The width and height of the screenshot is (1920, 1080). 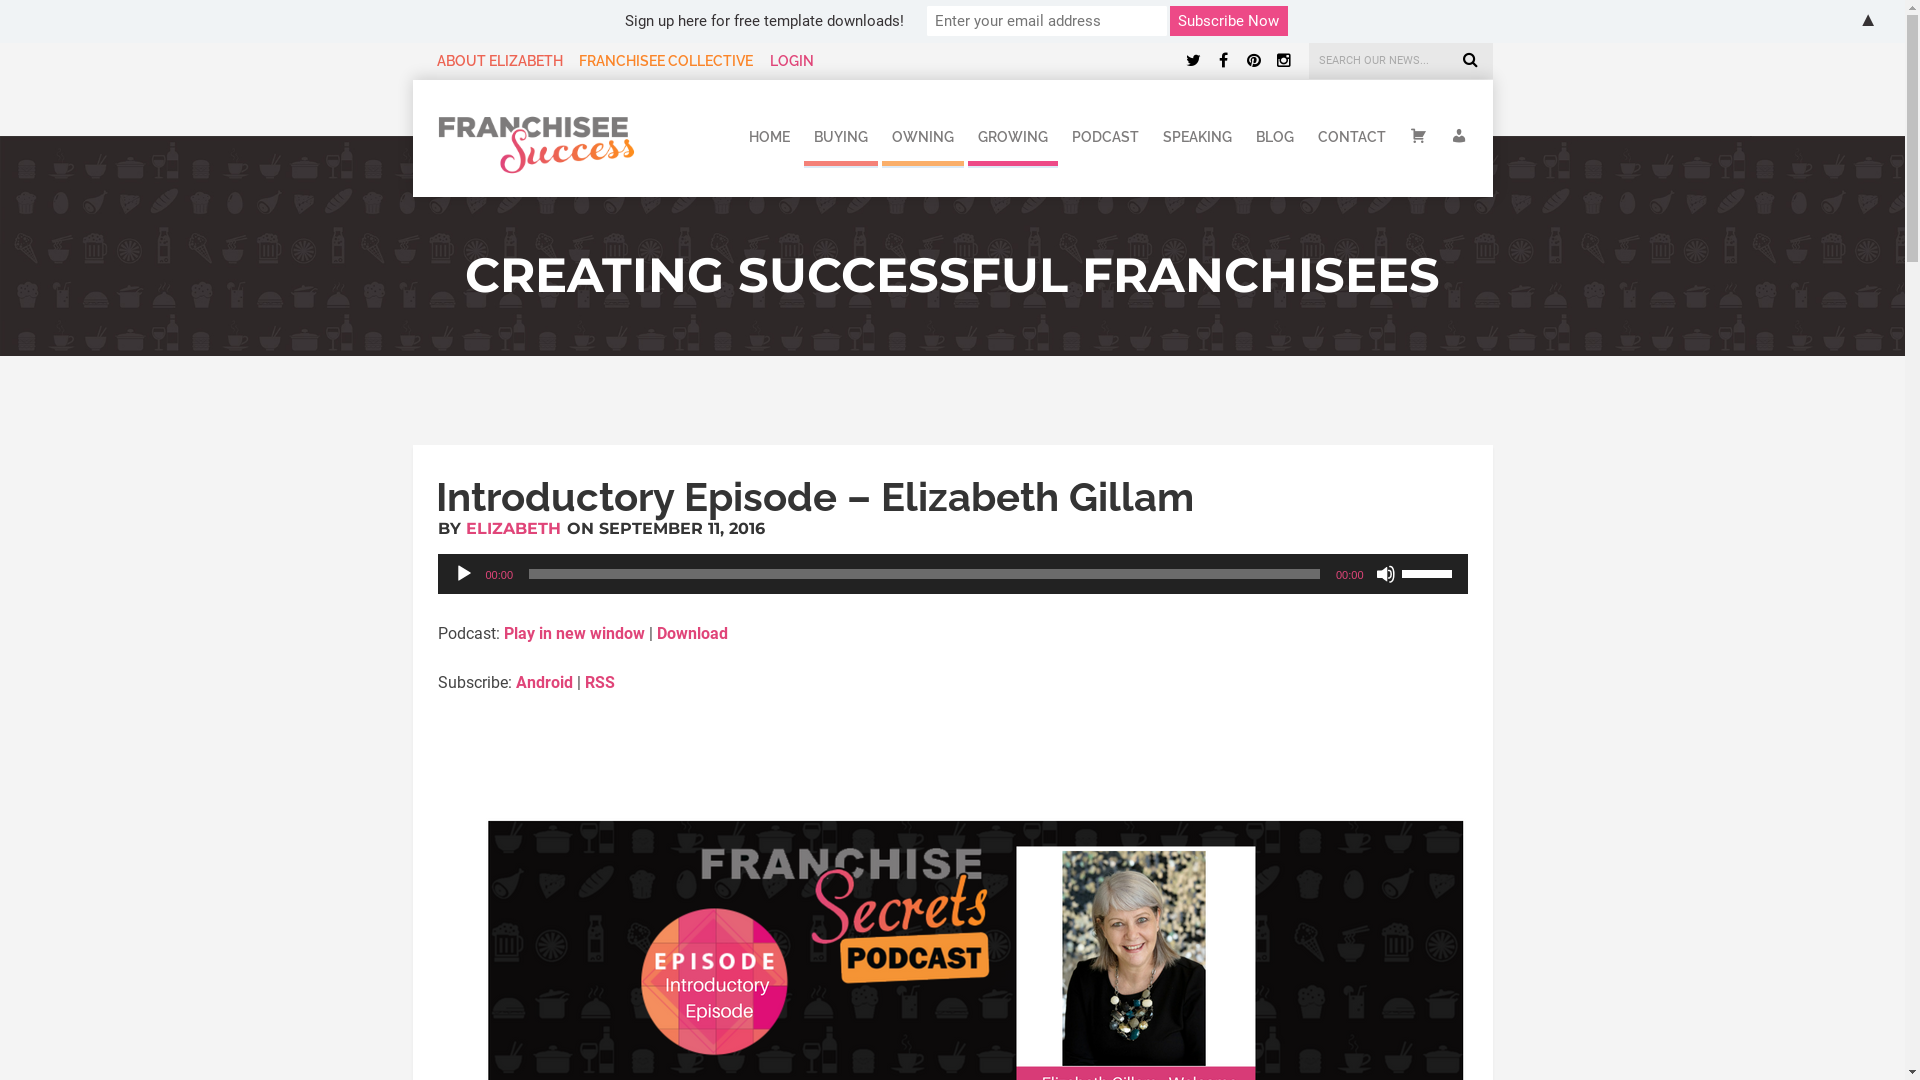 I want to click on 'BLOG', so click(x=1274, y=132).